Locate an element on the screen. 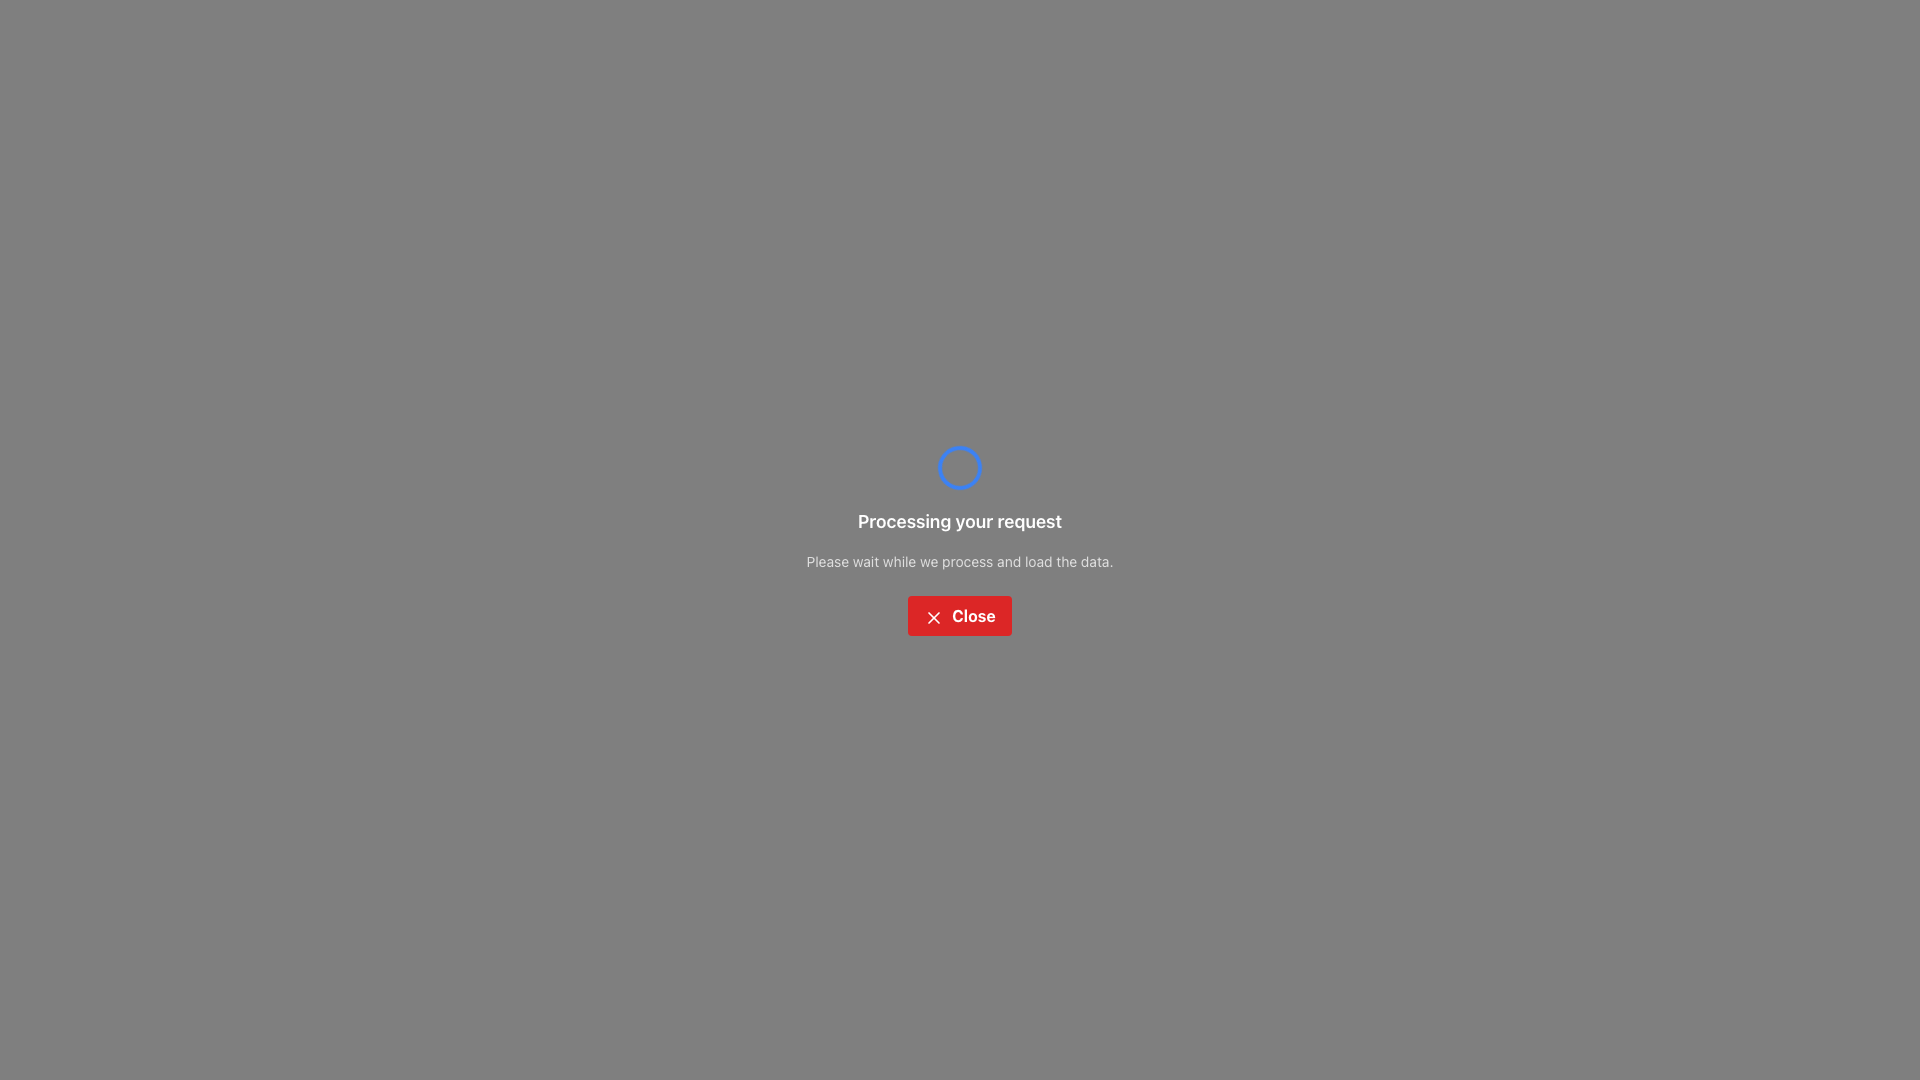 The height and width of the screenshot is (1080, 1920). the text element that displays 'Please wait while we process and load the data.' is located at coordinates (960, 562).